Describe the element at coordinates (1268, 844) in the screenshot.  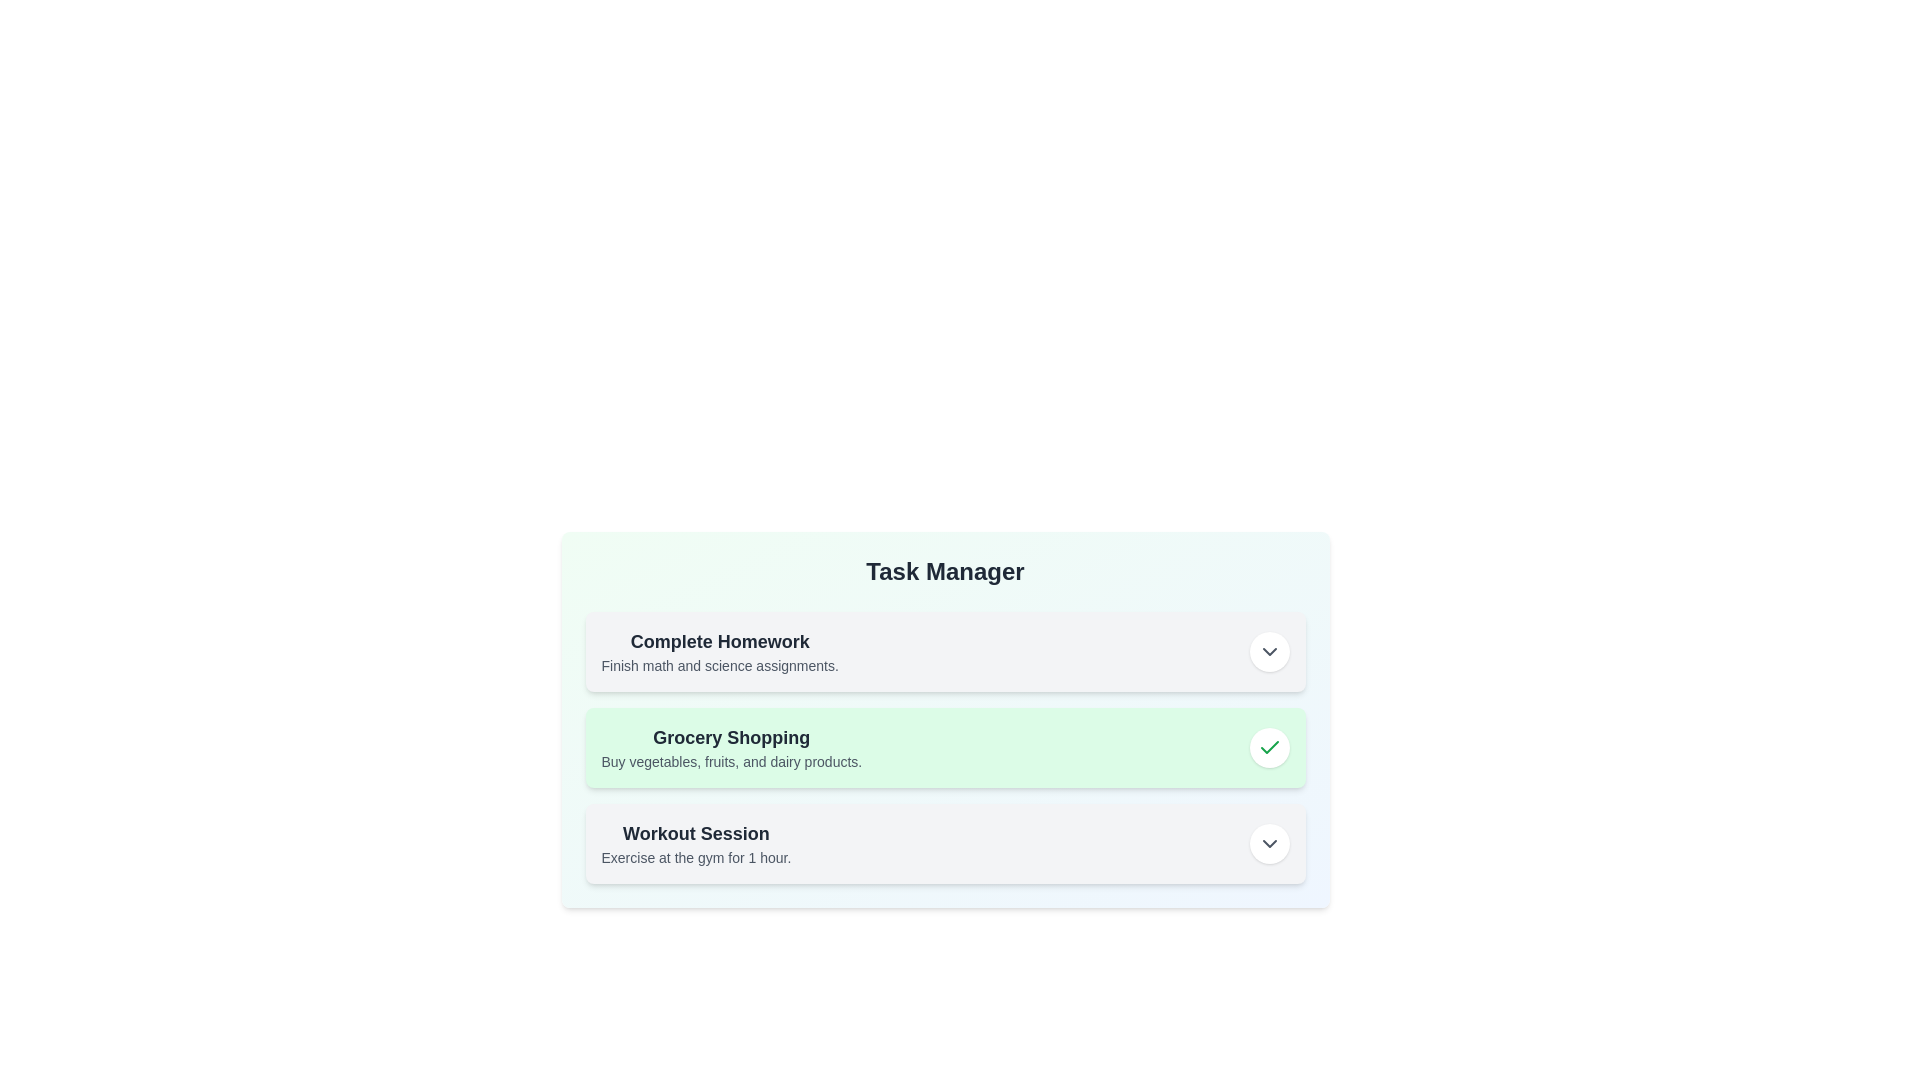
I see `the interactive button for task 'Workout Session'` at that location.